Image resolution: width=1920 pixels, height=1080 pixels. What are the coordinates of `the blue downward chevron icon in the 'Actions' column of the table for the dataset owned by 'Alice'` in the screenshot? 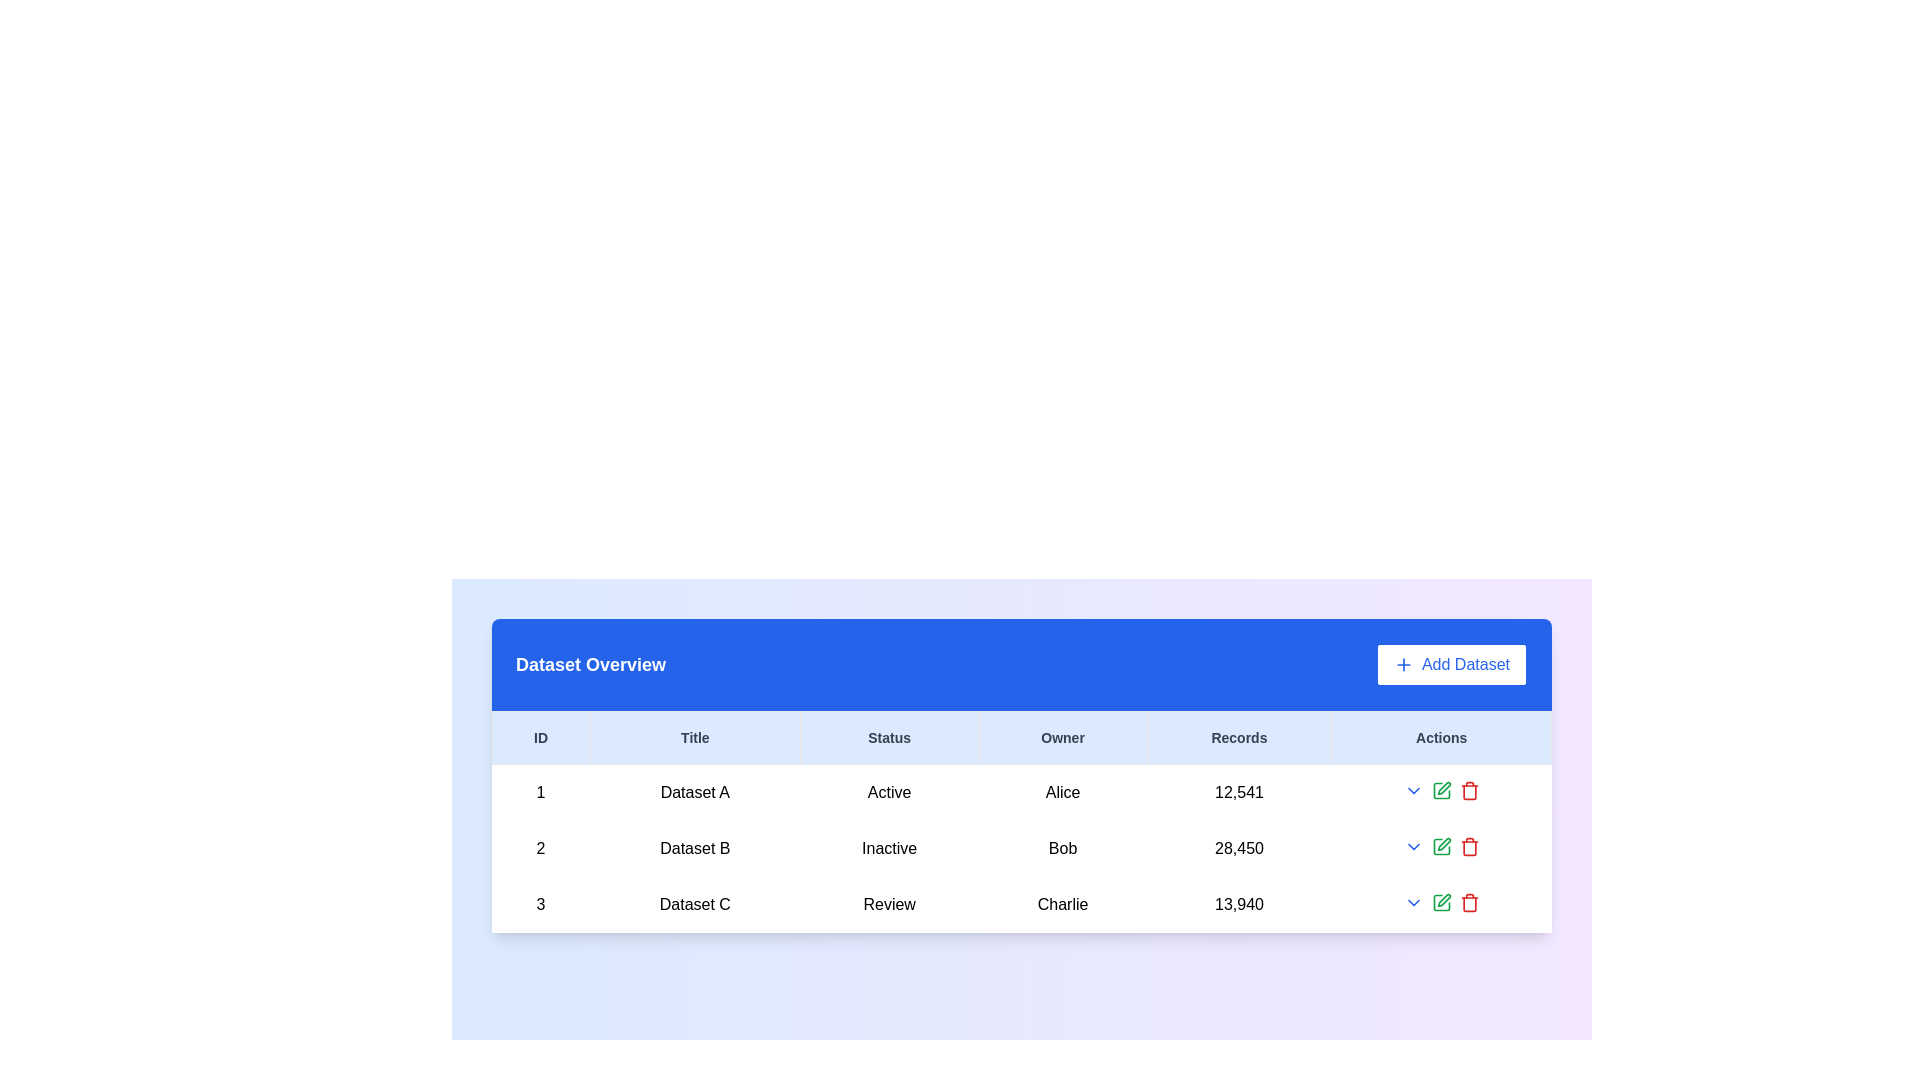 It's located at (1412, 789).